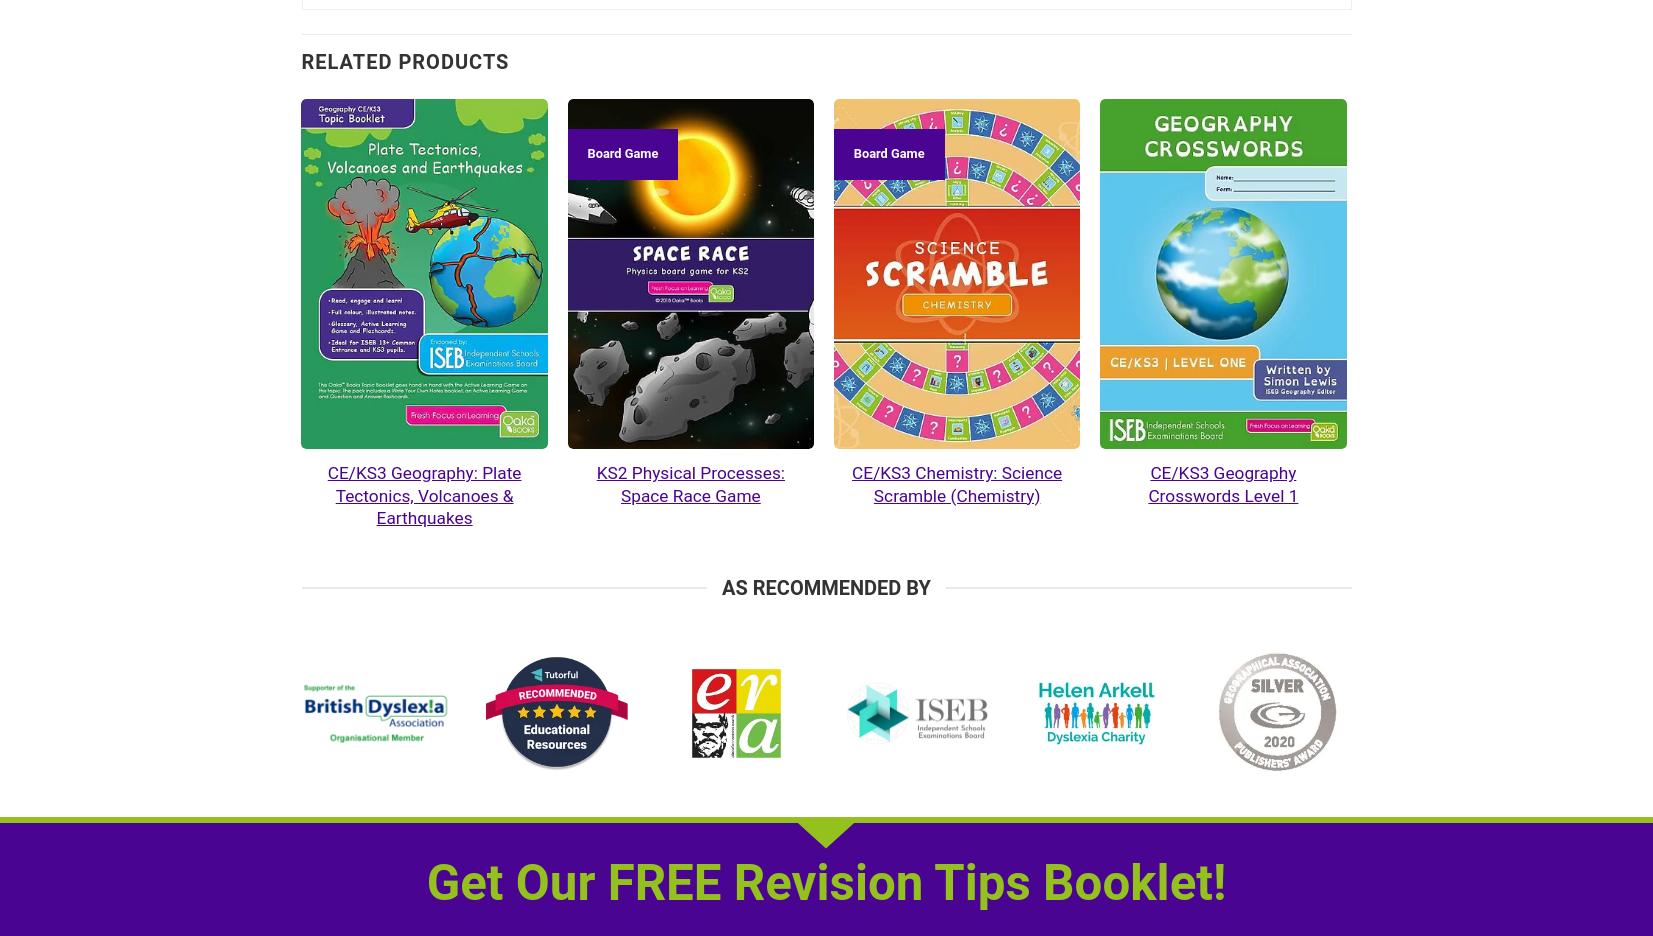 This screenshot has width=1653, height=936. I want to click on 'CE/KS3 Chemistry: Science Scramble (Chemistry)', so click(956, 483).